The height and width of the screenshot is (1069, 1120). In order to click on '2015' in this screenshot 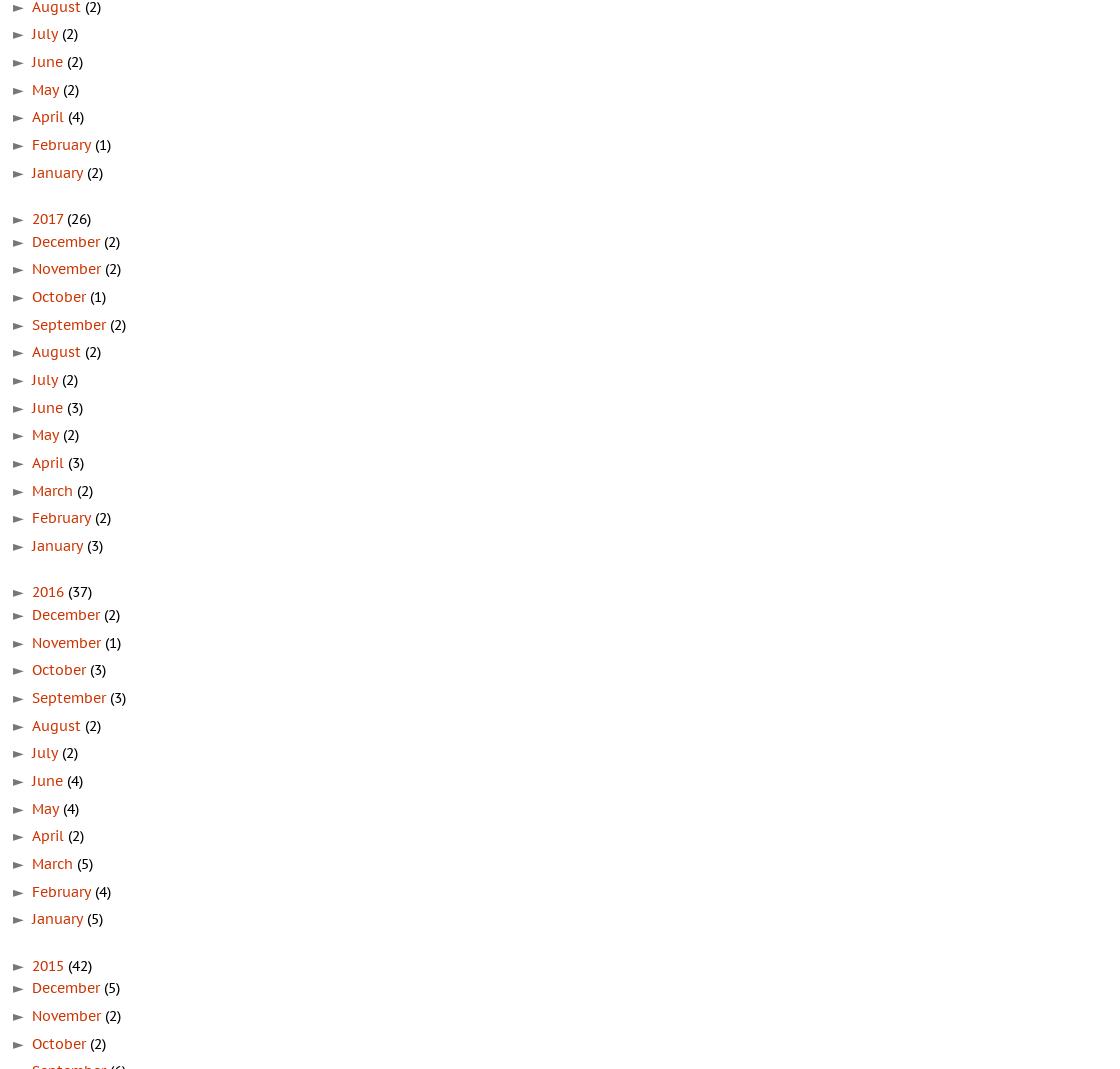, I will do `click(32, 964)`.